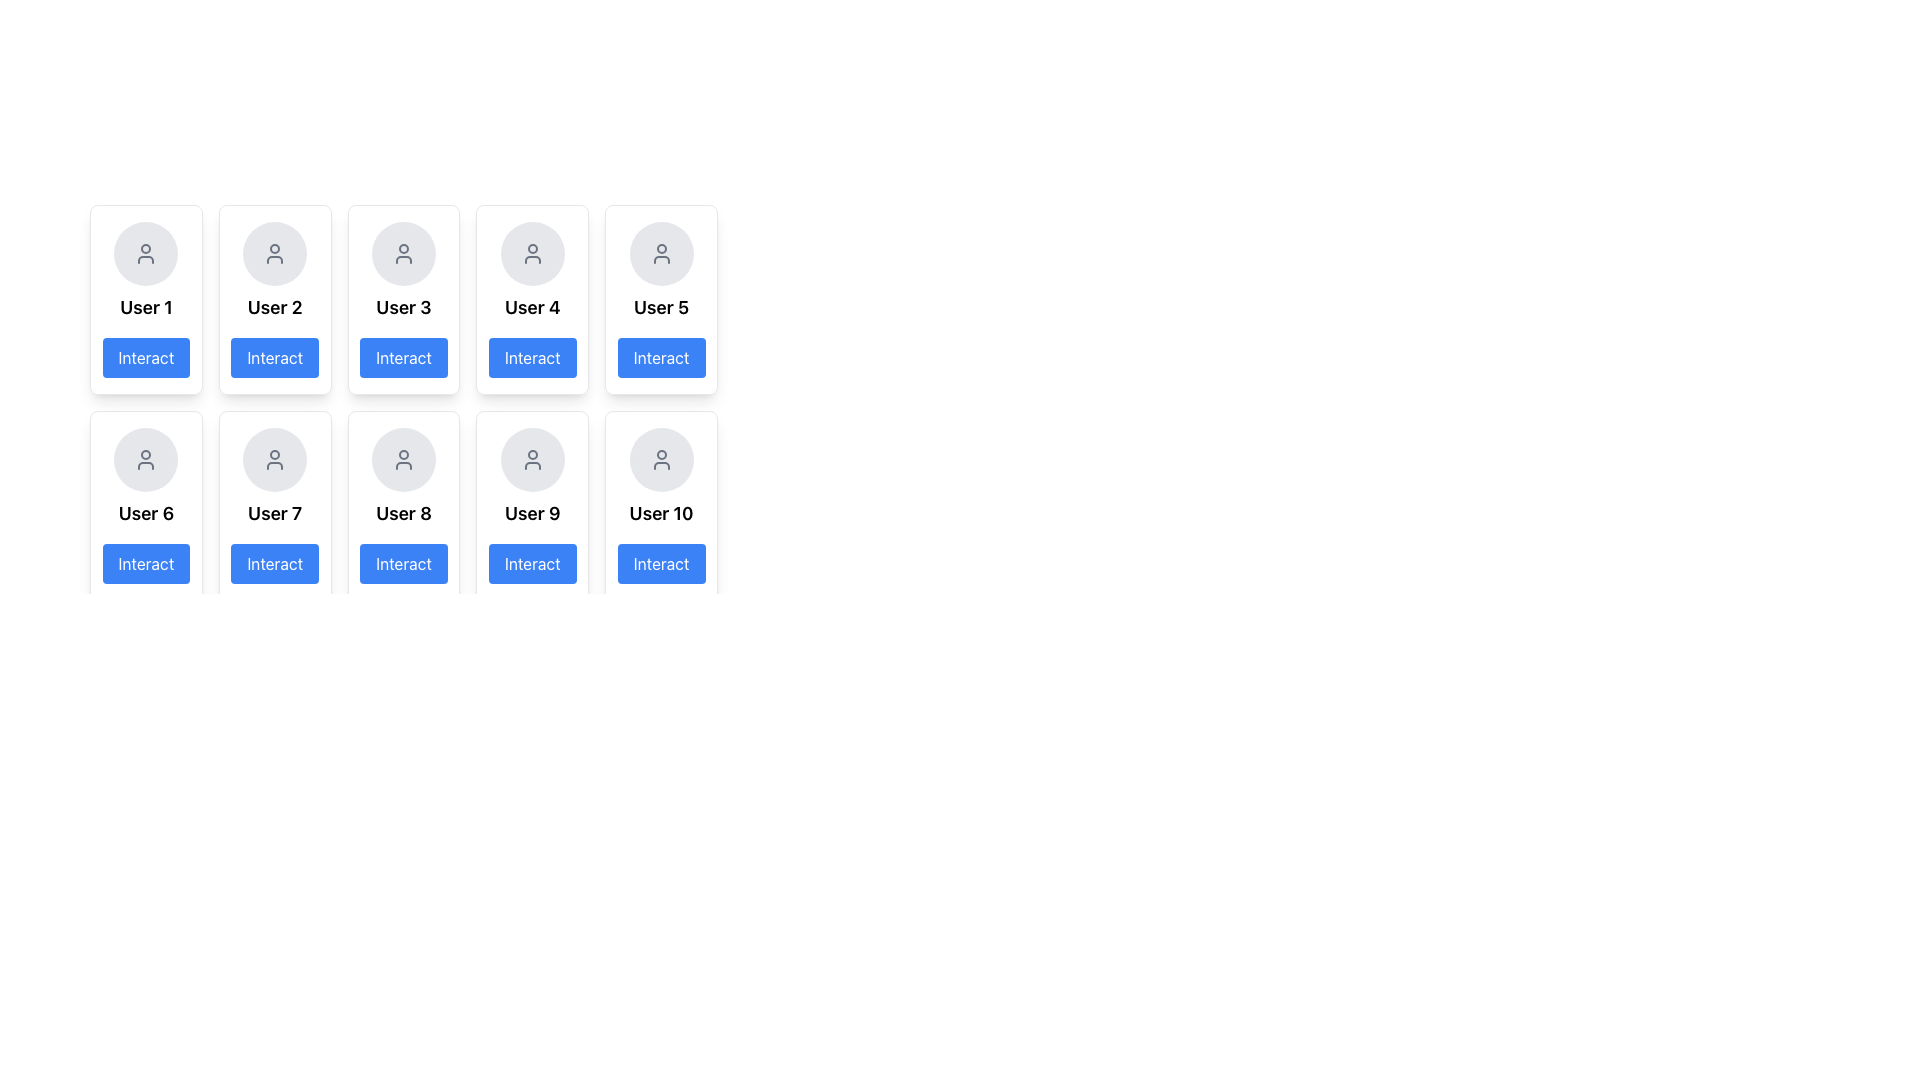 Image resolution: width=1920 pixels, height=1080 pixels. Describe the element at coordinates (532, 308) in the screenshot. I see `the non-interactive text label displaying the user's identifier, located in the fourth card from the left in the top row of the grid layout, below the circular avatar placeholder and above the 'Interact' button` at that location.